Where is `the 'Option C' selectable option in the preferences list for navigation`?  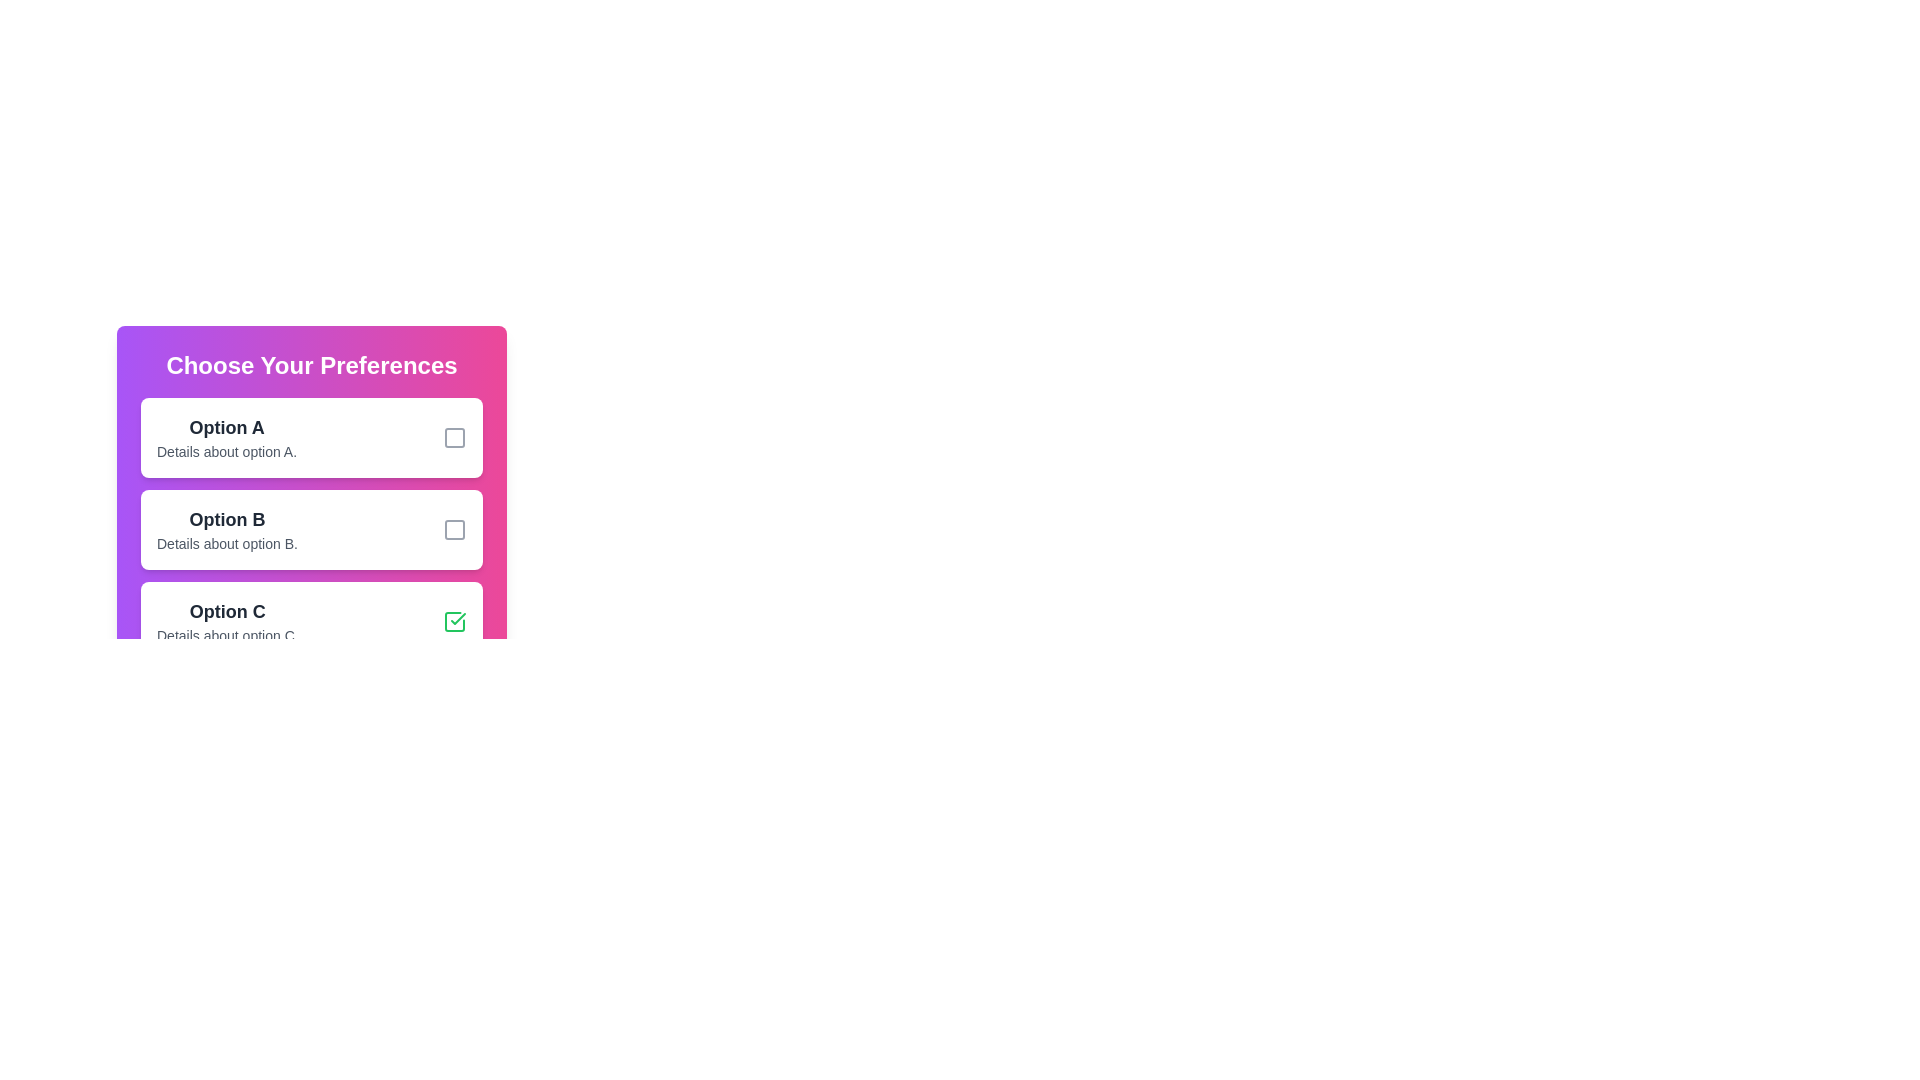
the 'Option C' selectable option in the preferences list for navigation is located at coordinates (311, 620).